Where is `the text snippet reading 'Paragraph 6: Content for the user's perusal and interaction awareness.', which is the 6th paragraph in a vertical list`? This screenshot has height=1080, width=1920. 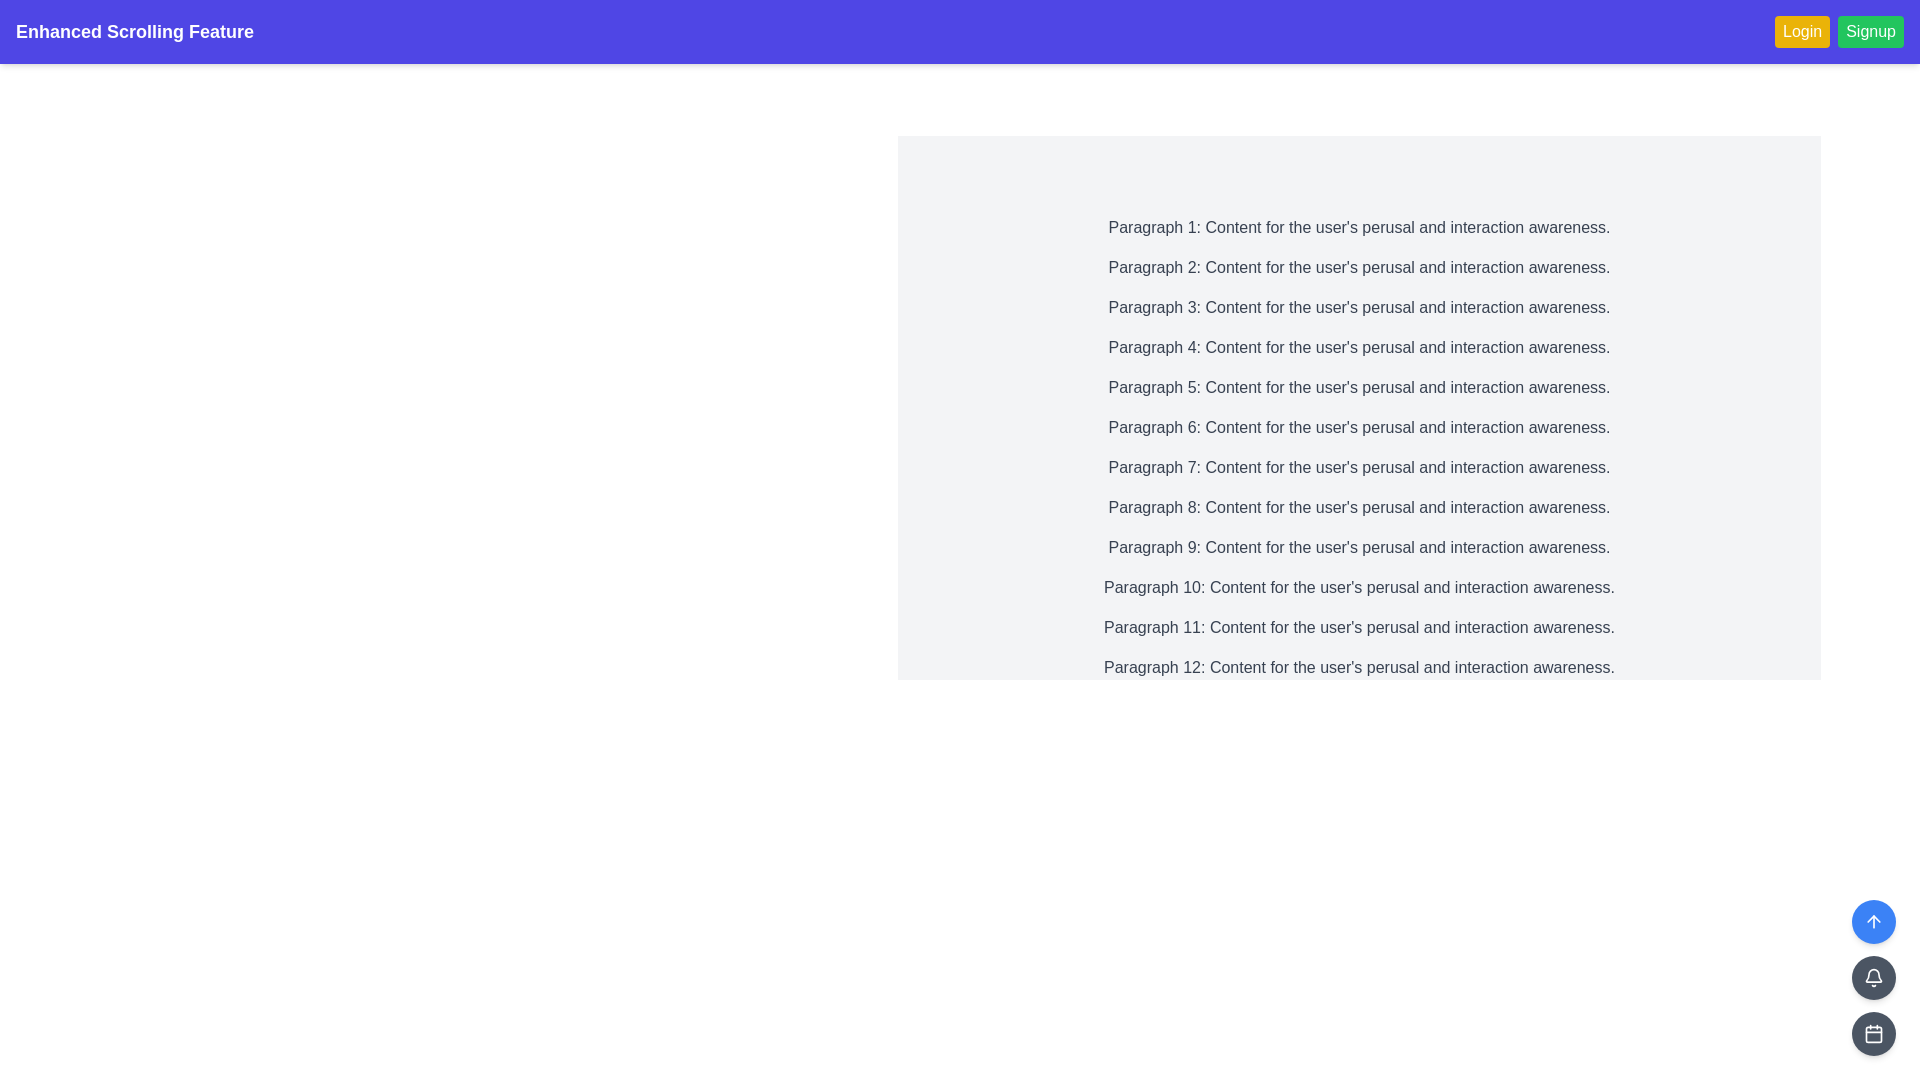 the text snippet reading 'Paragraph 6: Content for the user's perusal and interaction awareness.', which is the 6th paragraph in a vertical list is located at coordinates (1359, 427).